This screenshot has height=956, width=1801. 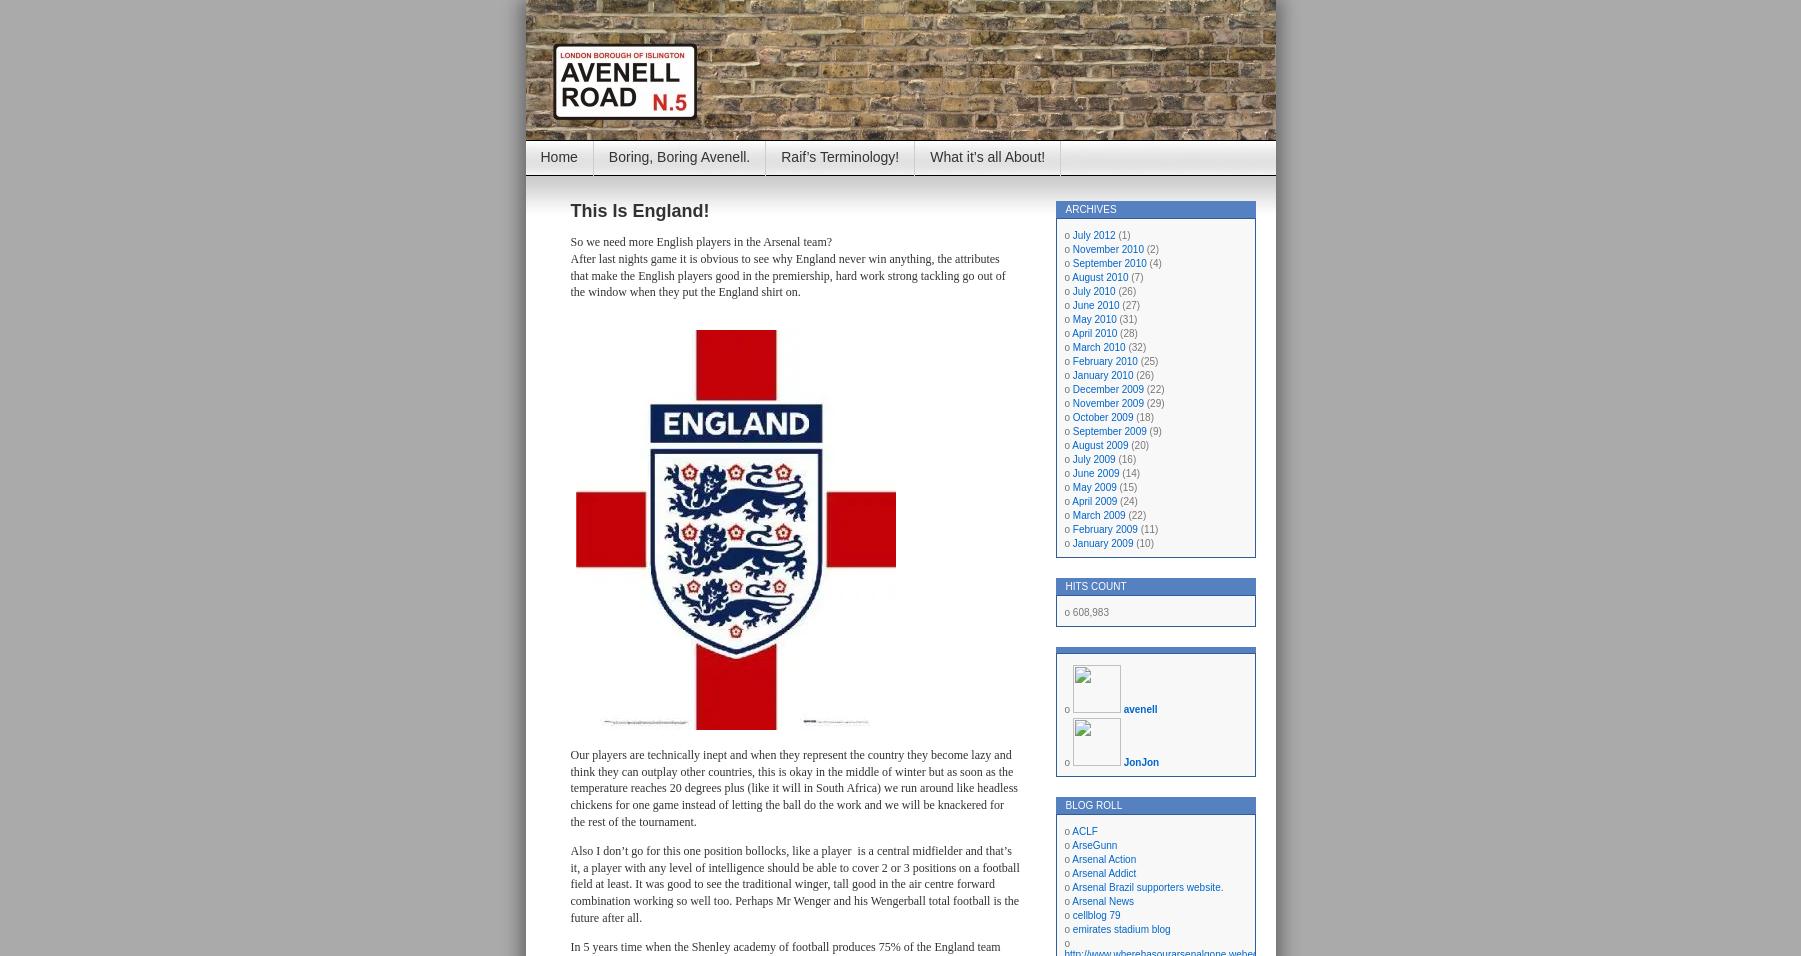 What do you see at coordinates (1070, 500) in the screenshot?
I see `'April 2009'` at bounding box center [1070, 500].